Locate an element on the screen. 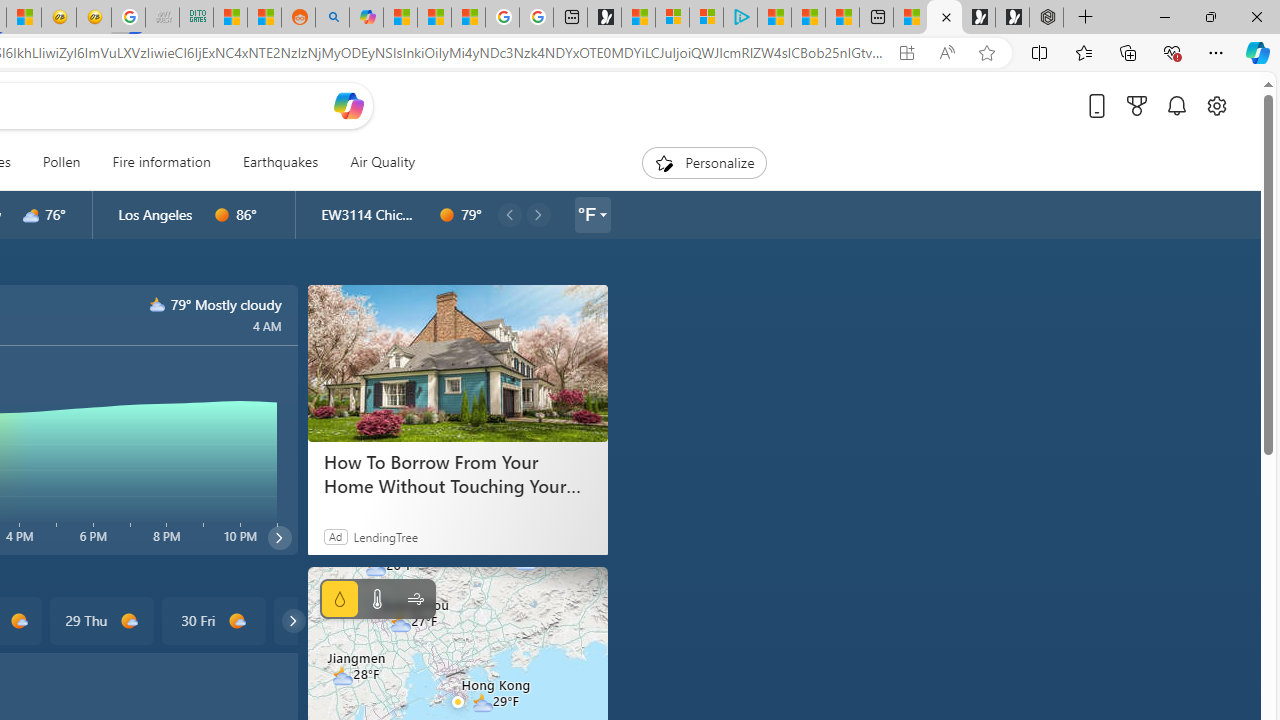  'locationBar/triangle' is located at coordinates (601, 214).